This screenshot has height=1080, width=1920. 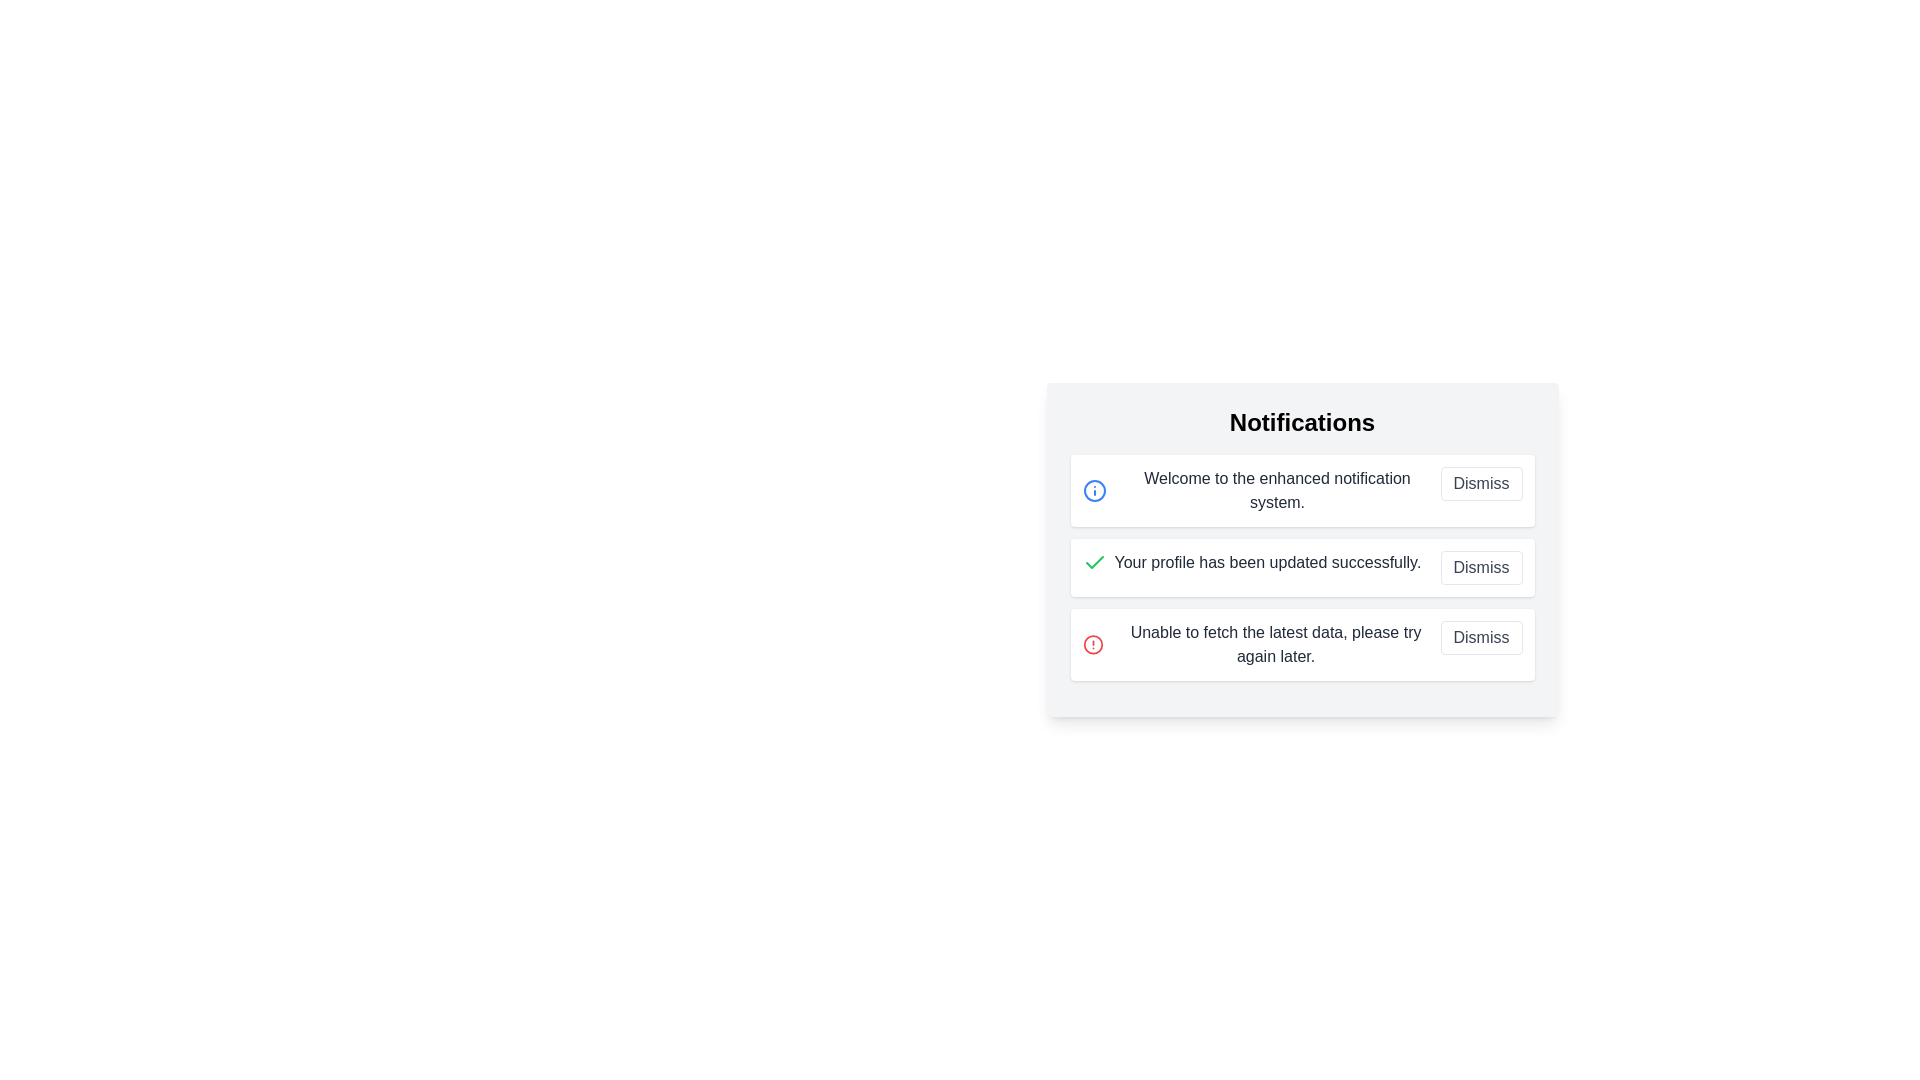 What do you see at coordinates (1302, 422) in the screenshot?
I see `heading text of the notification panel, which is the topmost Text element located centrally at the top of the panel` at bounding box center [1302, 422].